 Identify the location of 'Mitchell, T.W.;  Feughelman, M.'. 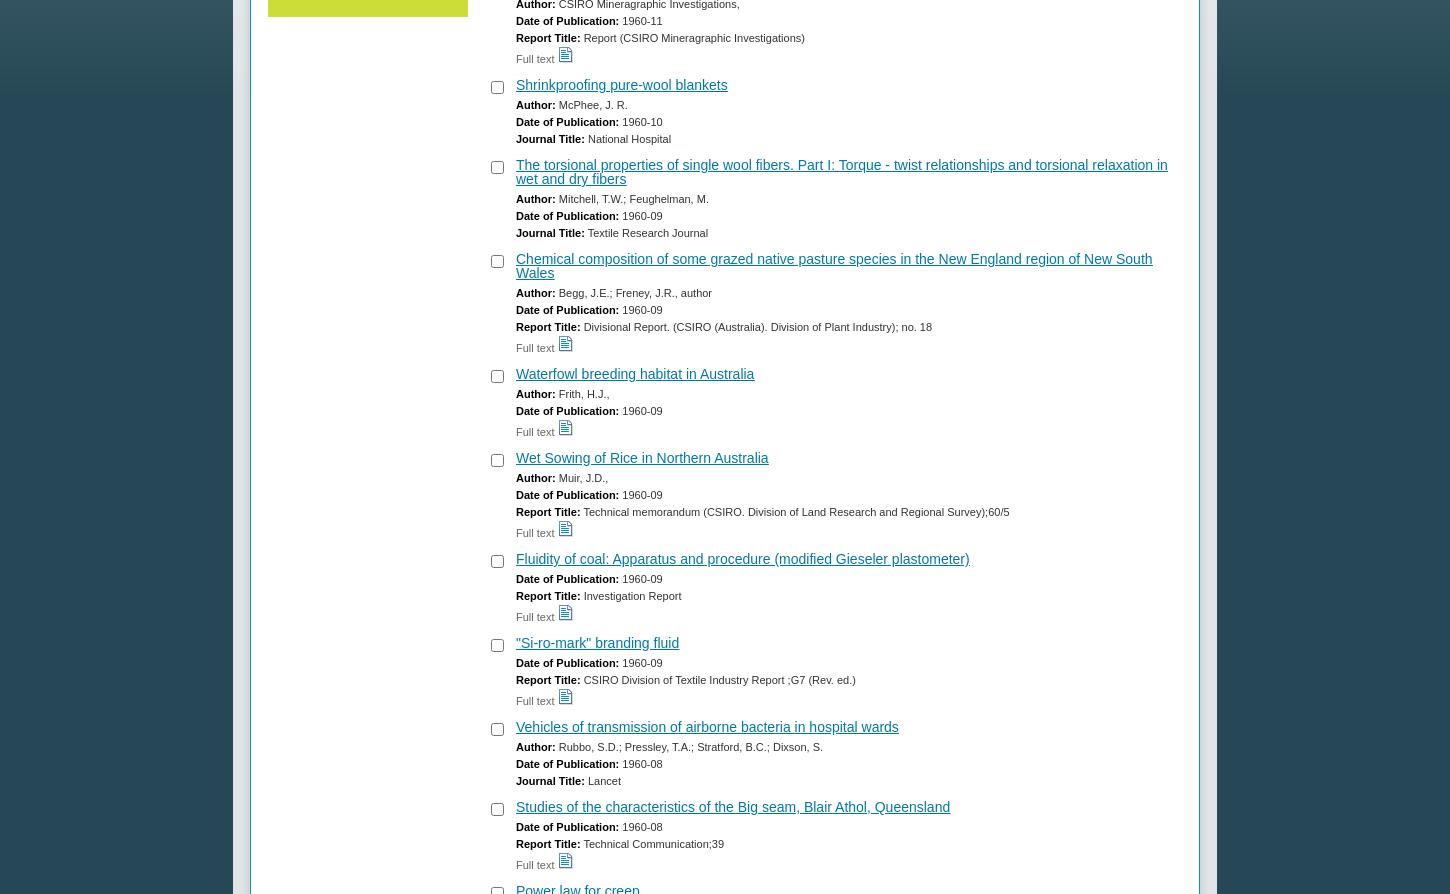
(630, 199).